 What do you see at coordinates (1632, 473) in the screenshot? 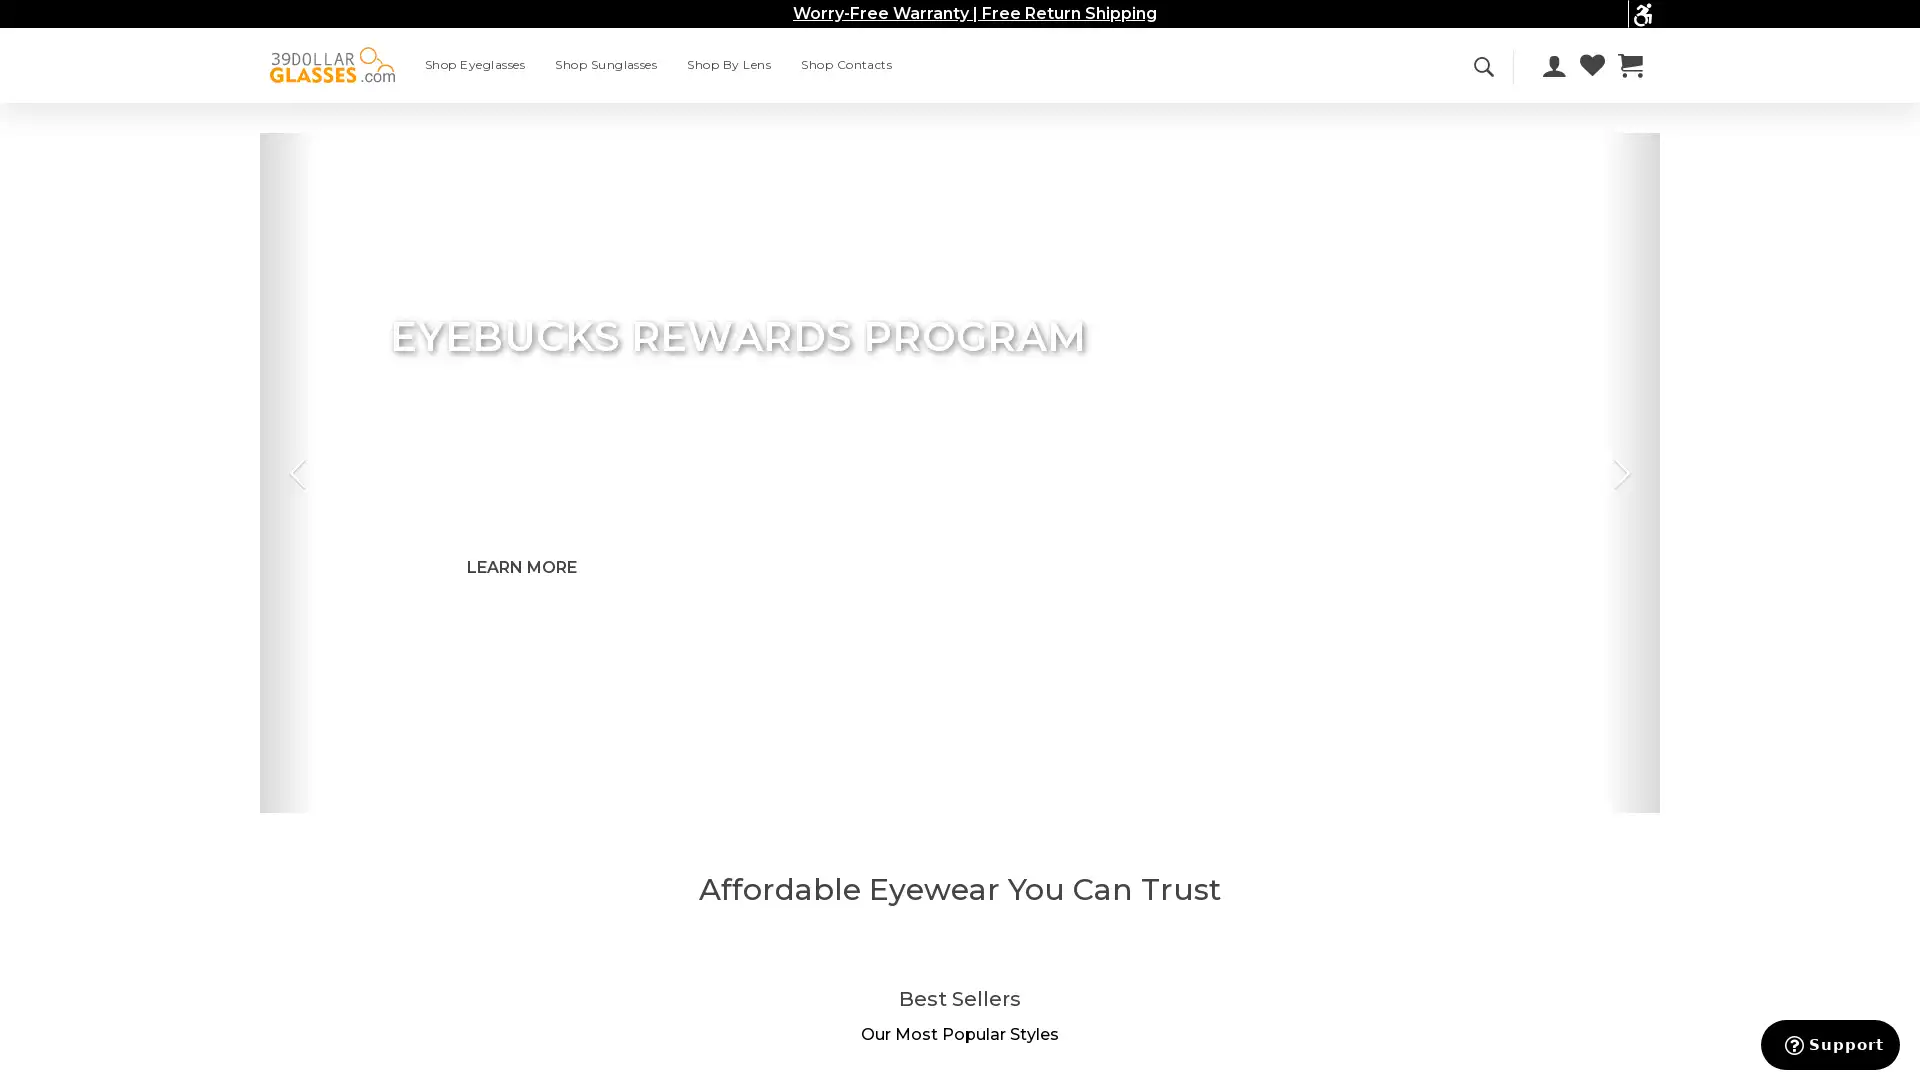
I see `Next` at bounding box center [1632, 473].